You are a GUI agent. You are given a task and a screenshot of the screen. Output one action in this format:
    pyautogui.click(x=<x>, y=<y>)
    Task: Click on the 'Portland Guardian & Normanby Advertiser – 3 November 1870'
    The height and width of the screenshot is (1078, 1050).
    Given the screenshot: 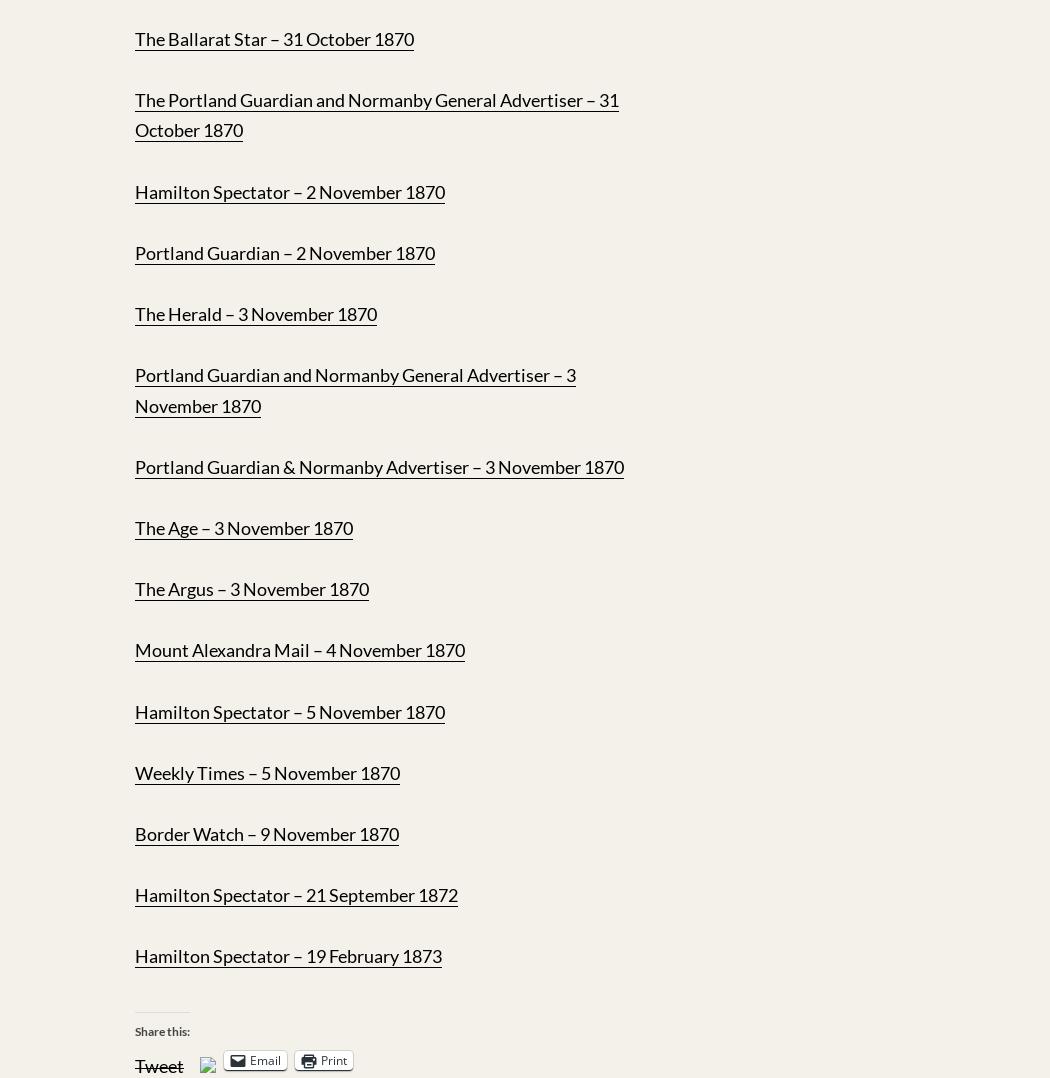 What is the action you would take?
    pyautogui.click(x=134, y=465)
    